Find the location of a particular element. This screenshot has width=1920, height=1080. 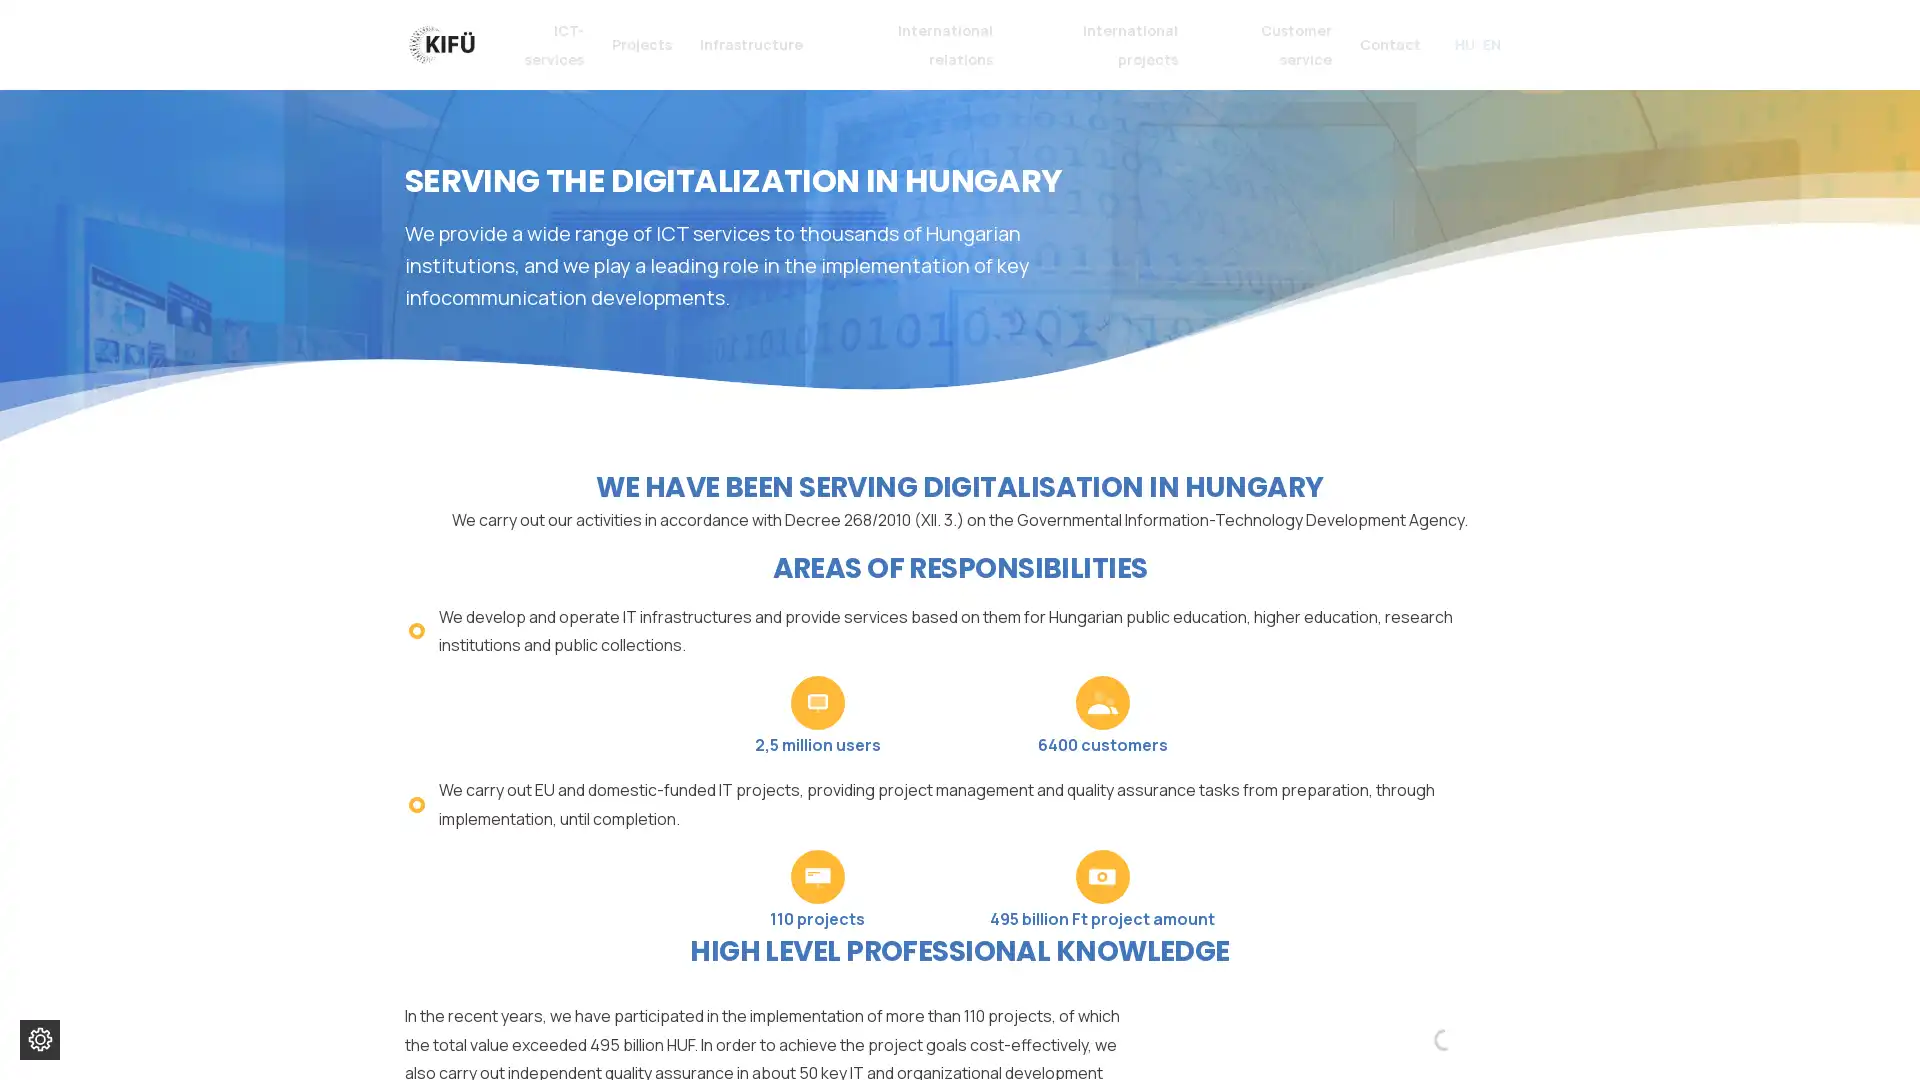

Change cookie settings is located at coordinates (39, 1039).